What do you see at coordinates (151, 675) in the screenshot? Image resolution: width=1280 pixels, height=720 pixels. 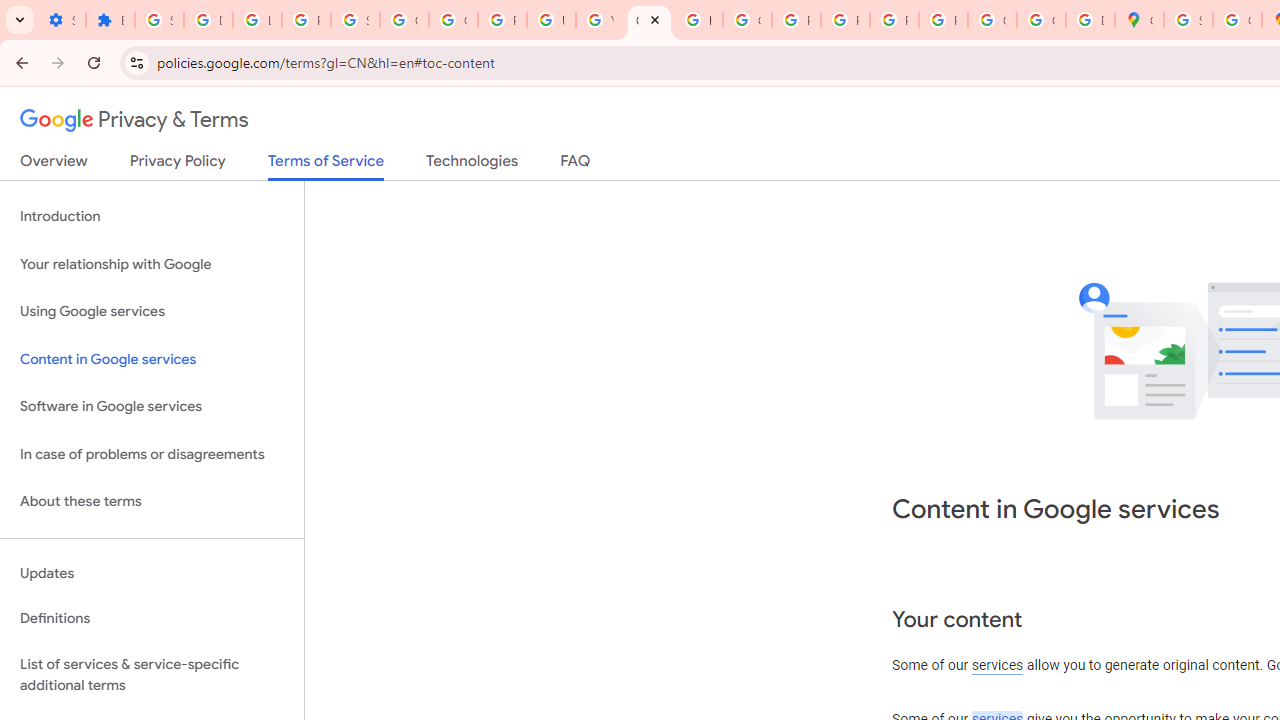 I see `'List of services & service-specific additional terms'` at bounding box center [151, 675].